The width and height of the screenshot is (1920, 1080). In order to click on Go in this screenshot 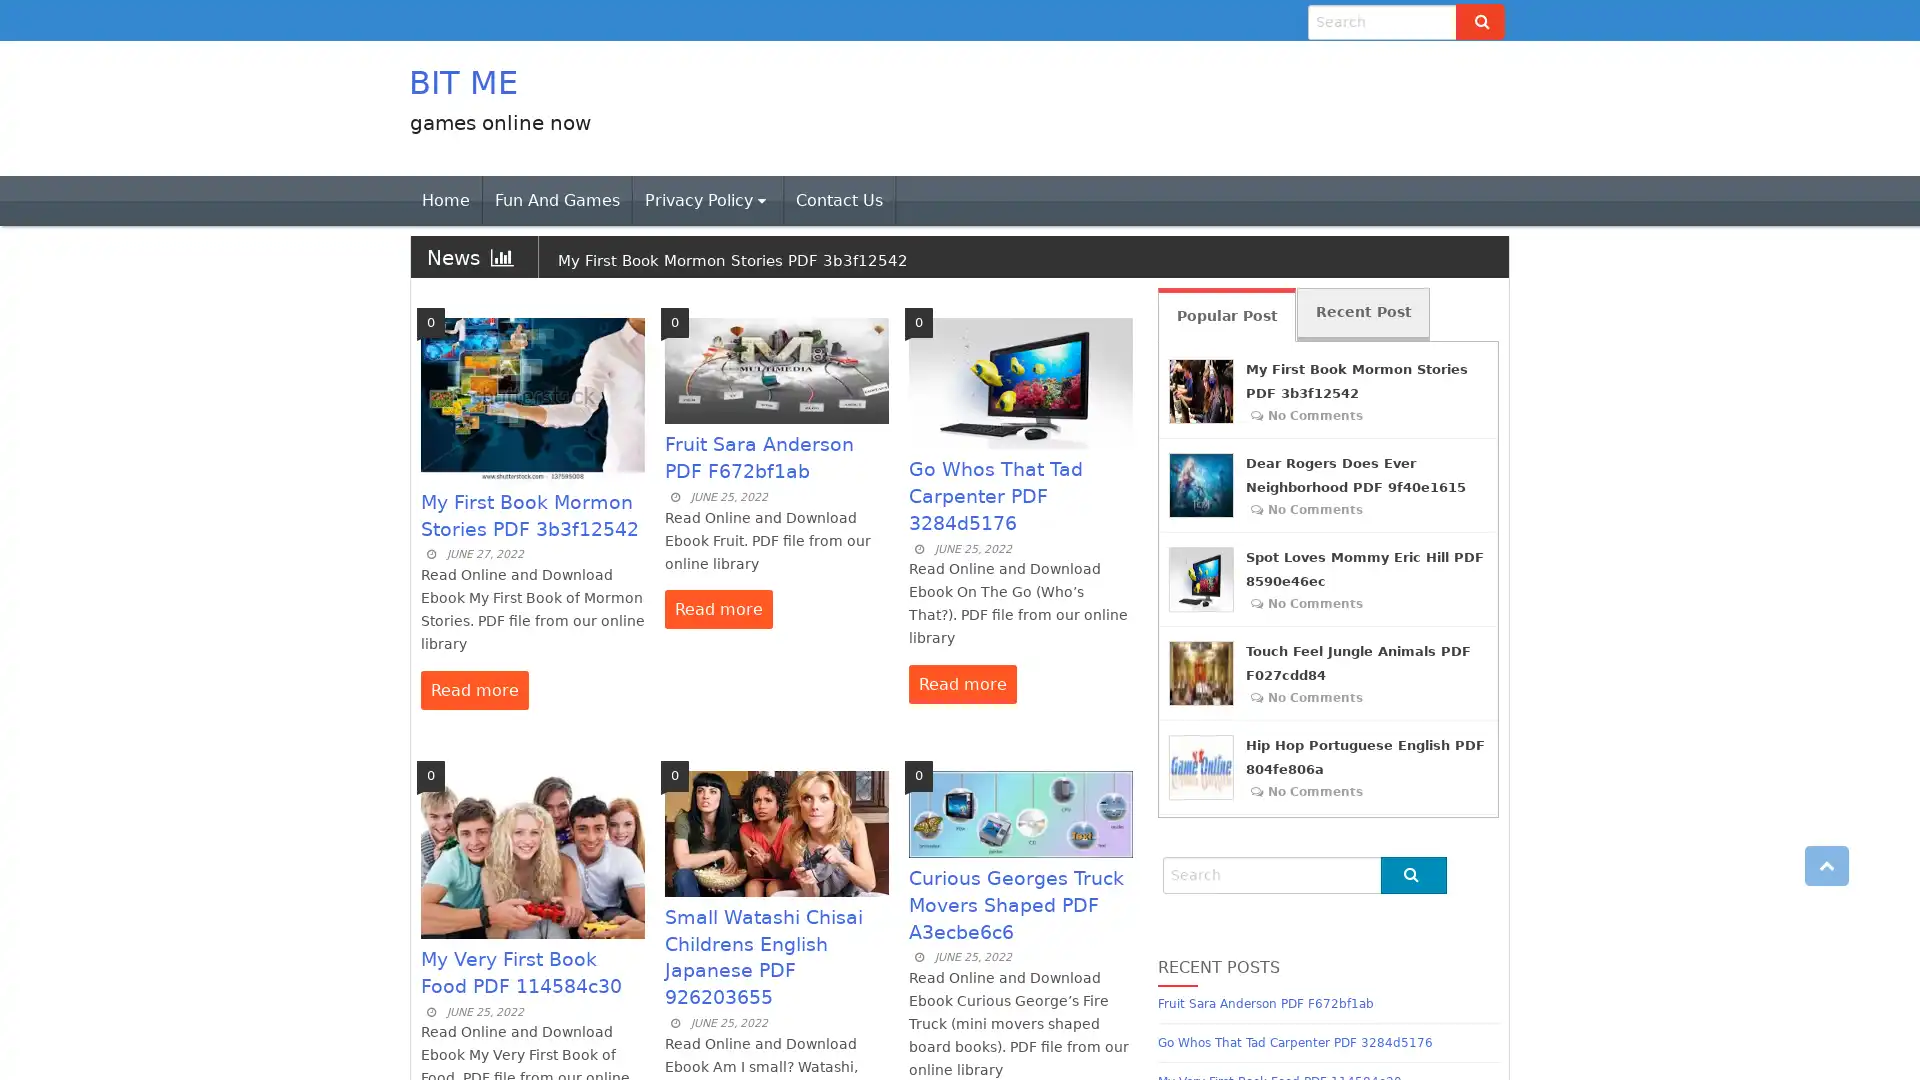, I will do `click(1480, 20)`.